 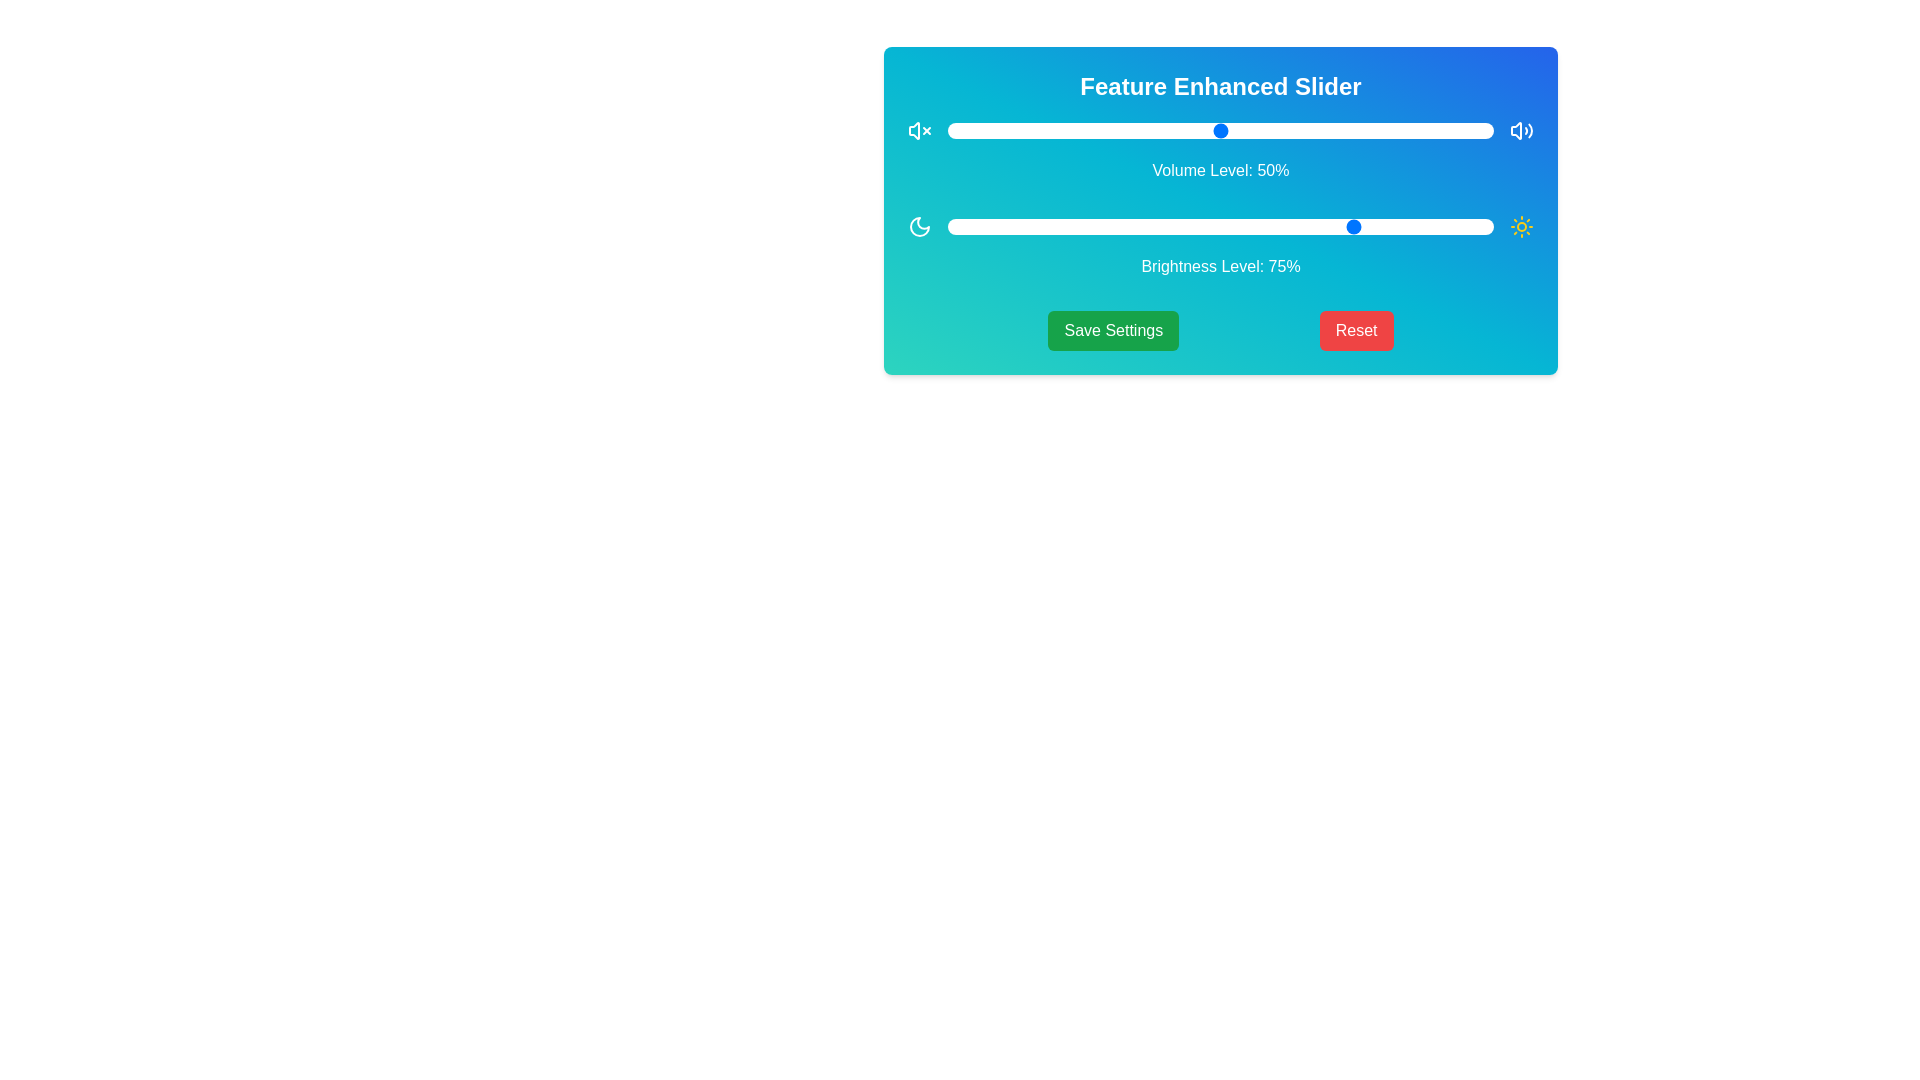 I want to click on the handle of the brightness slider located under the 'Brightness Level: 75%' section within the 'Feature Enhanced Slider' panel, so click(x=1219, y=226).